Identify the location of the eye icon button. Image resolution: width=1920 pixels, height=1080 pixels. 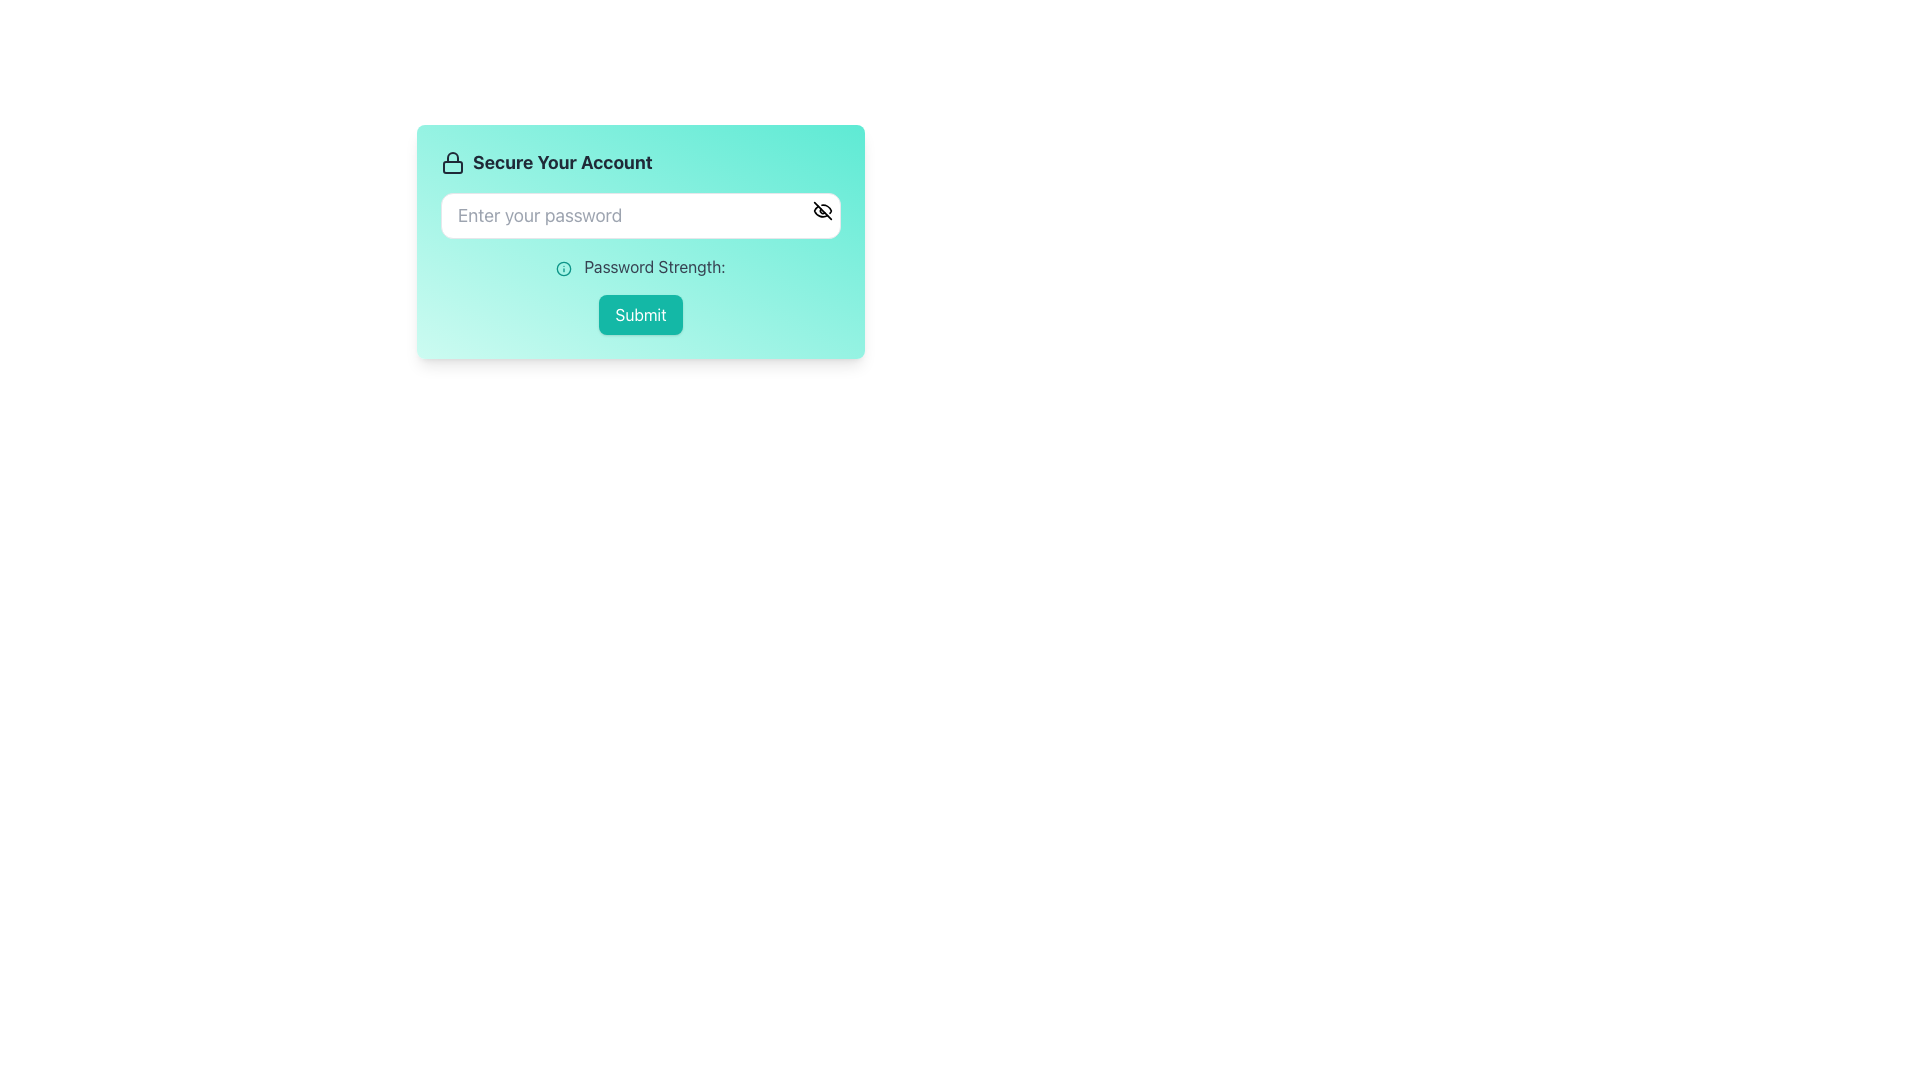
(822, 211).